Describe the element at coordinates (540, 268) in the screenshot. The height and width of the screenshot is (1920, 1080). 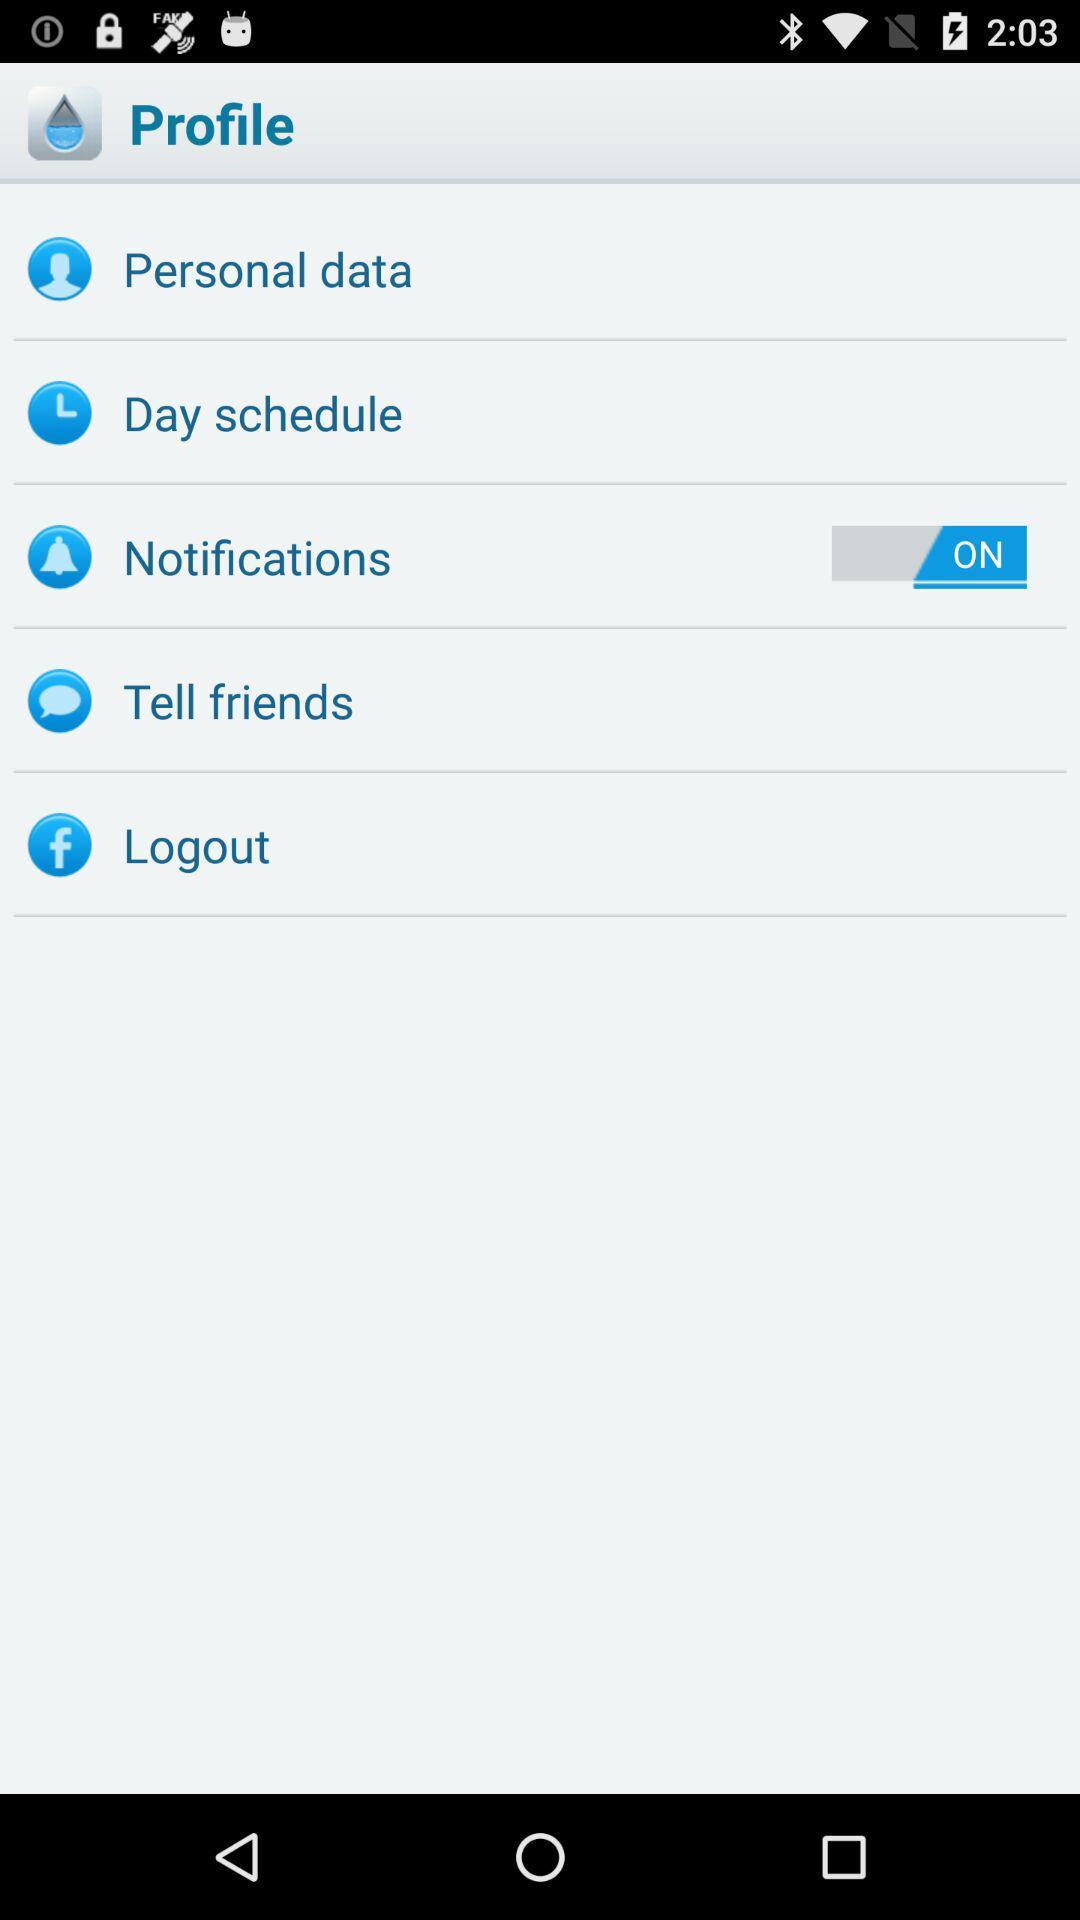
I see `button above day schedule button` at that location.